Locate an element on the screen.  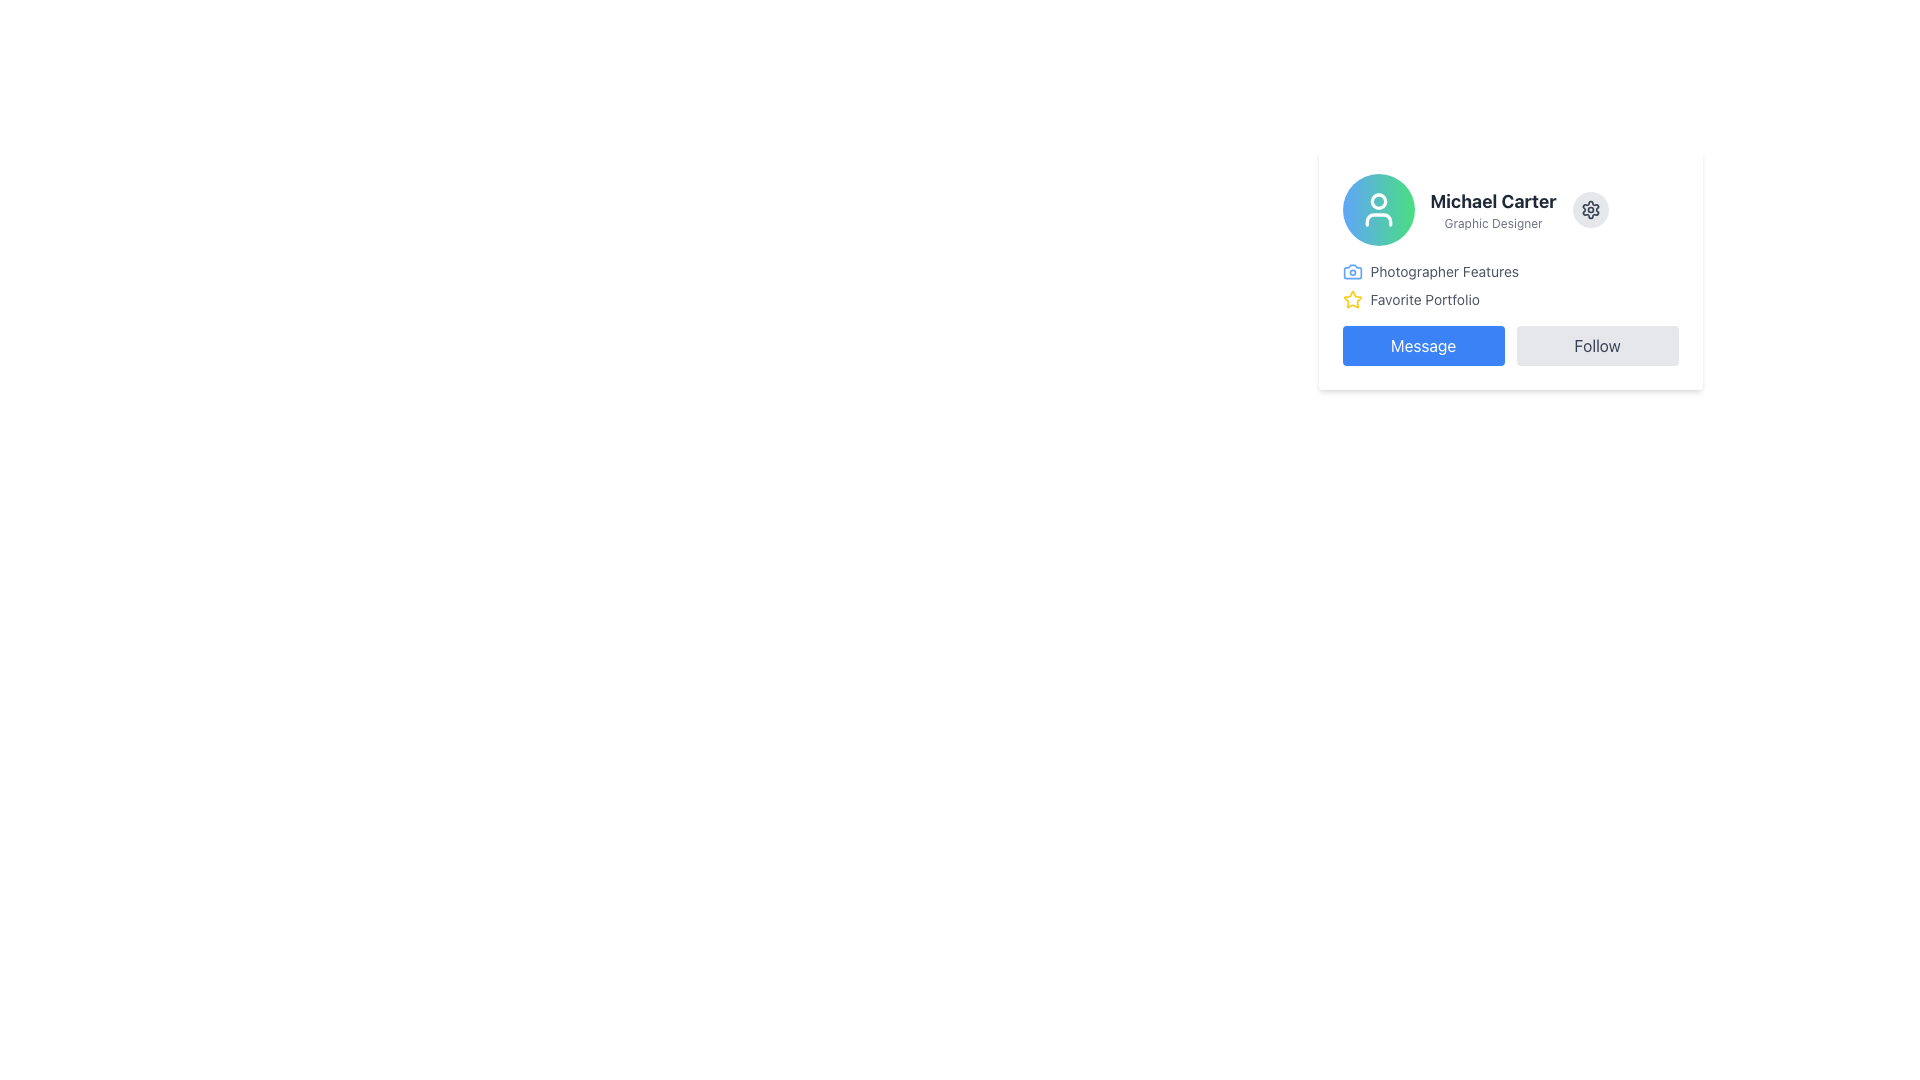
the Settings icon located next to 'Michael Carter' in the top-right section of the user profile card is located at coordinates (1589, 209).